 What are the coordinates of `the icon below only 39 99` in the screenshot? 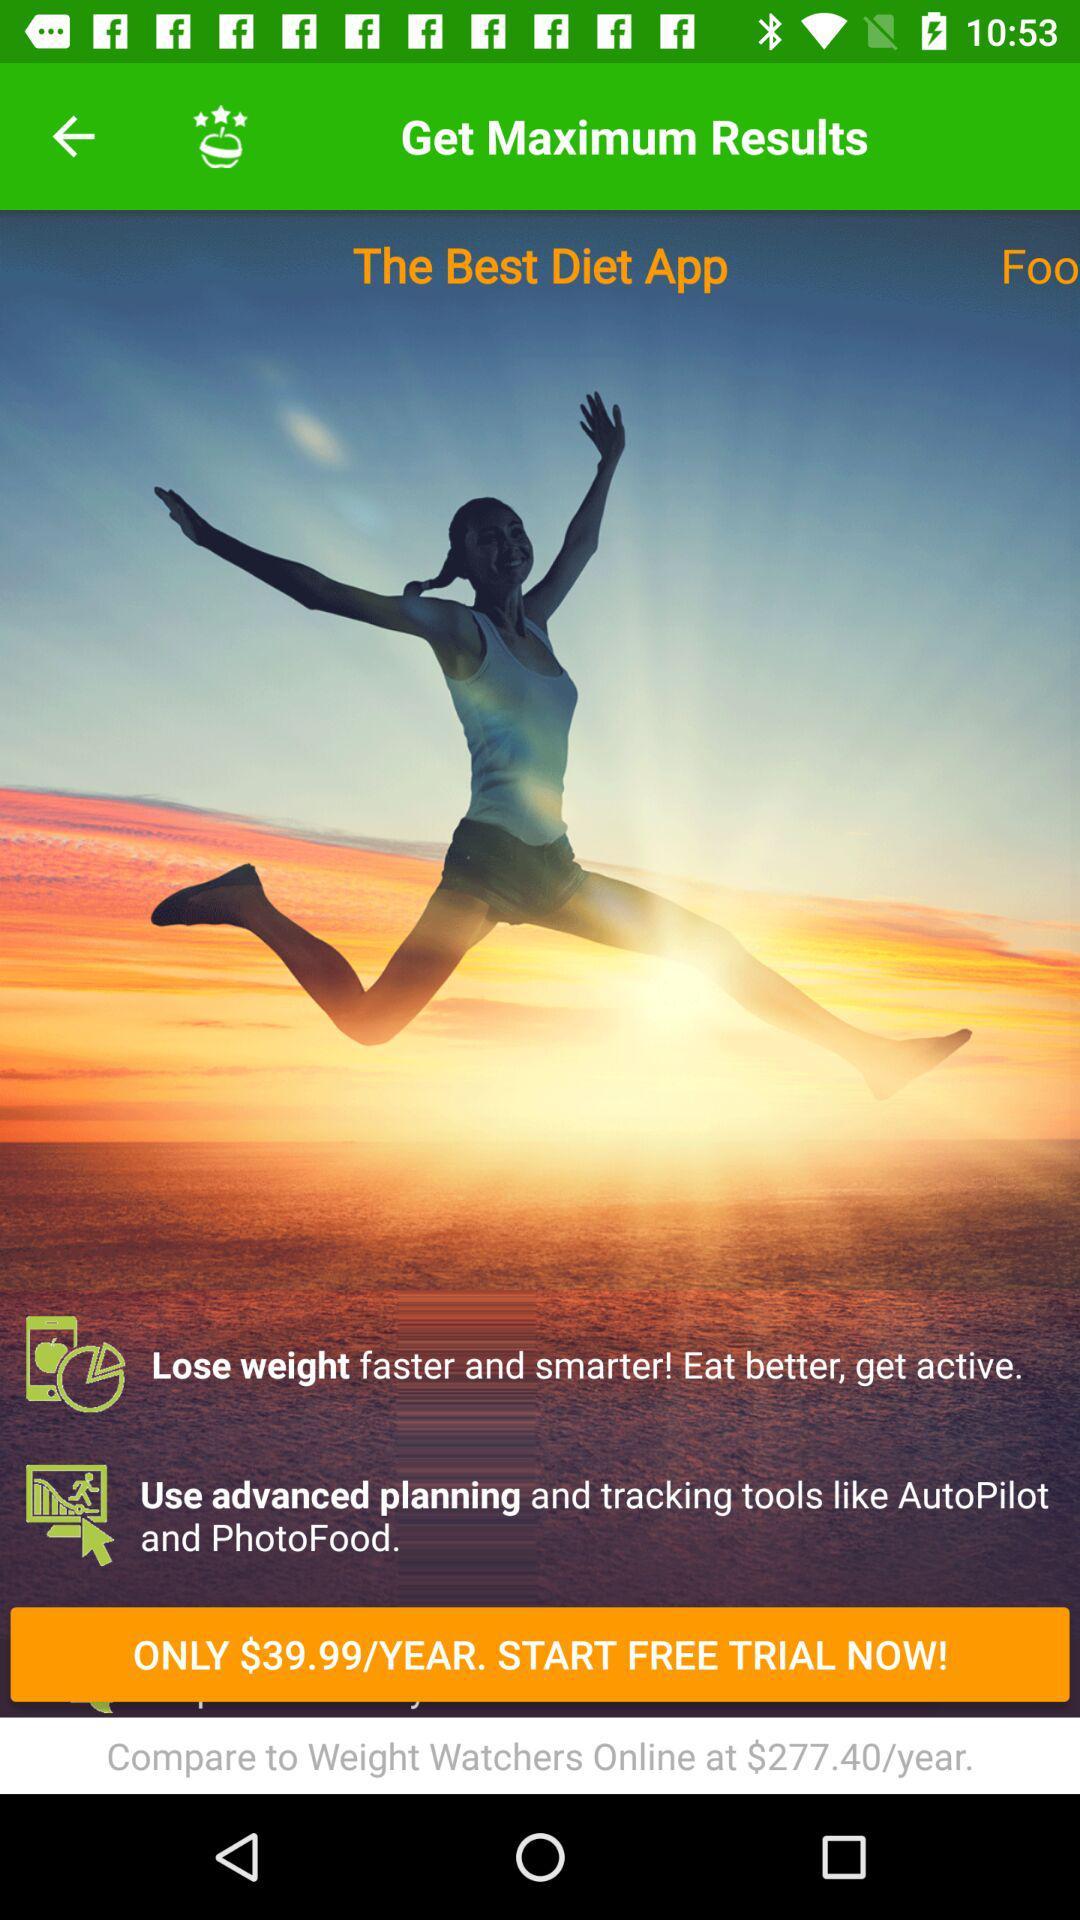 It's located at (540, 1754).